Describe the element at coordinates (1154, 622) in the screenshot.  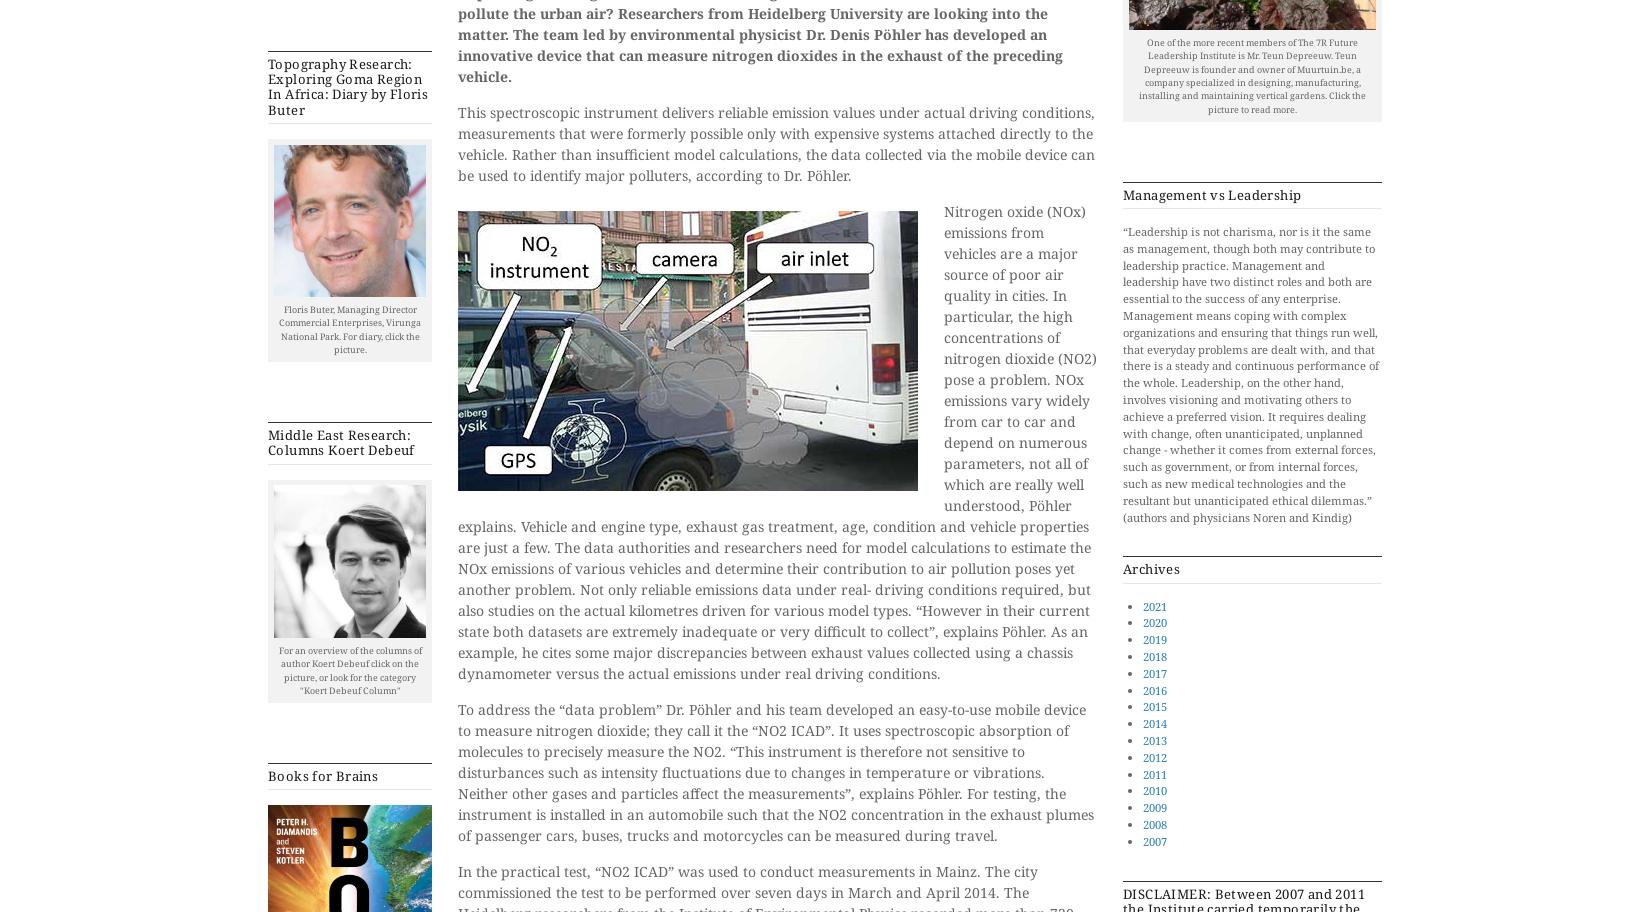
I see `'2020'` at that location.